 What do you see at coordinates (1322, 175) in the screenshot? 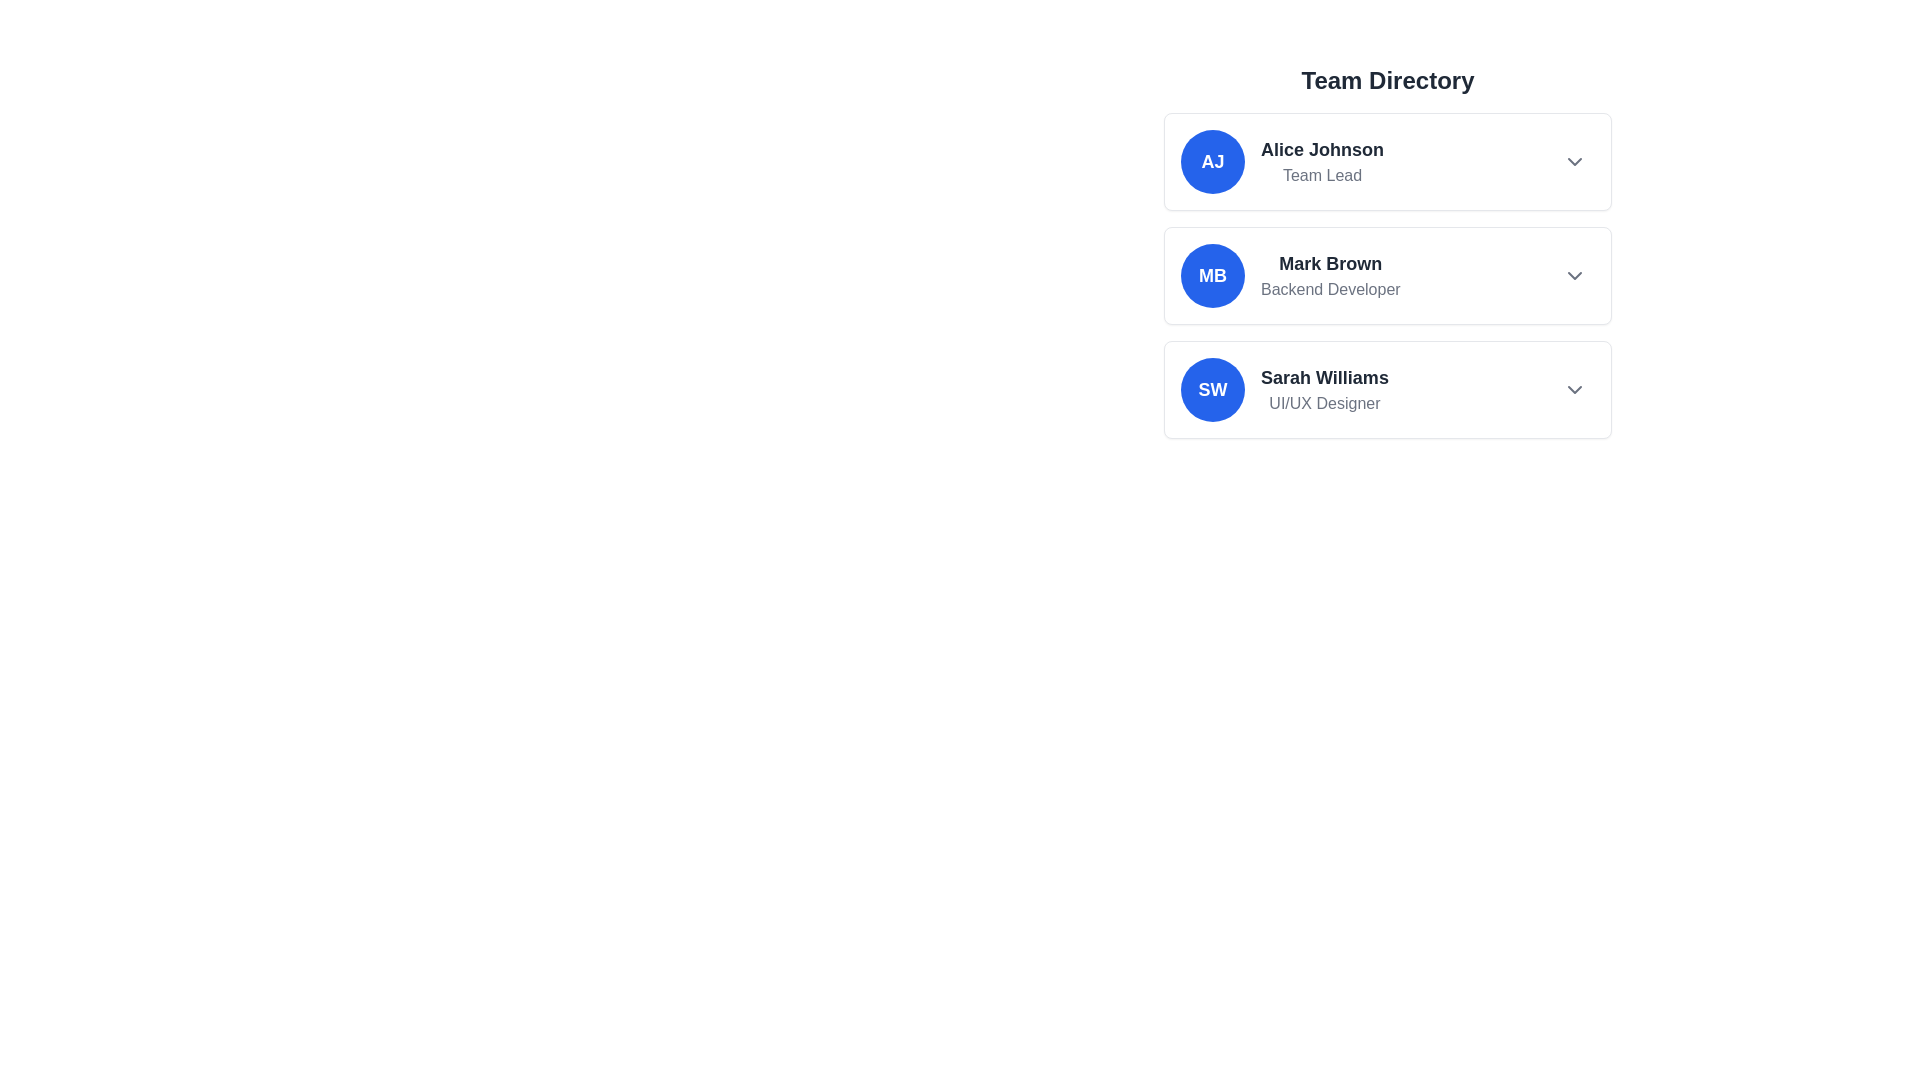
I see `the label displaying the role or designation of 'Alice Johnson' in the 'Team Directory' section, which is positioned below her name and aligned to the left` at bounding box center [1322, 175].